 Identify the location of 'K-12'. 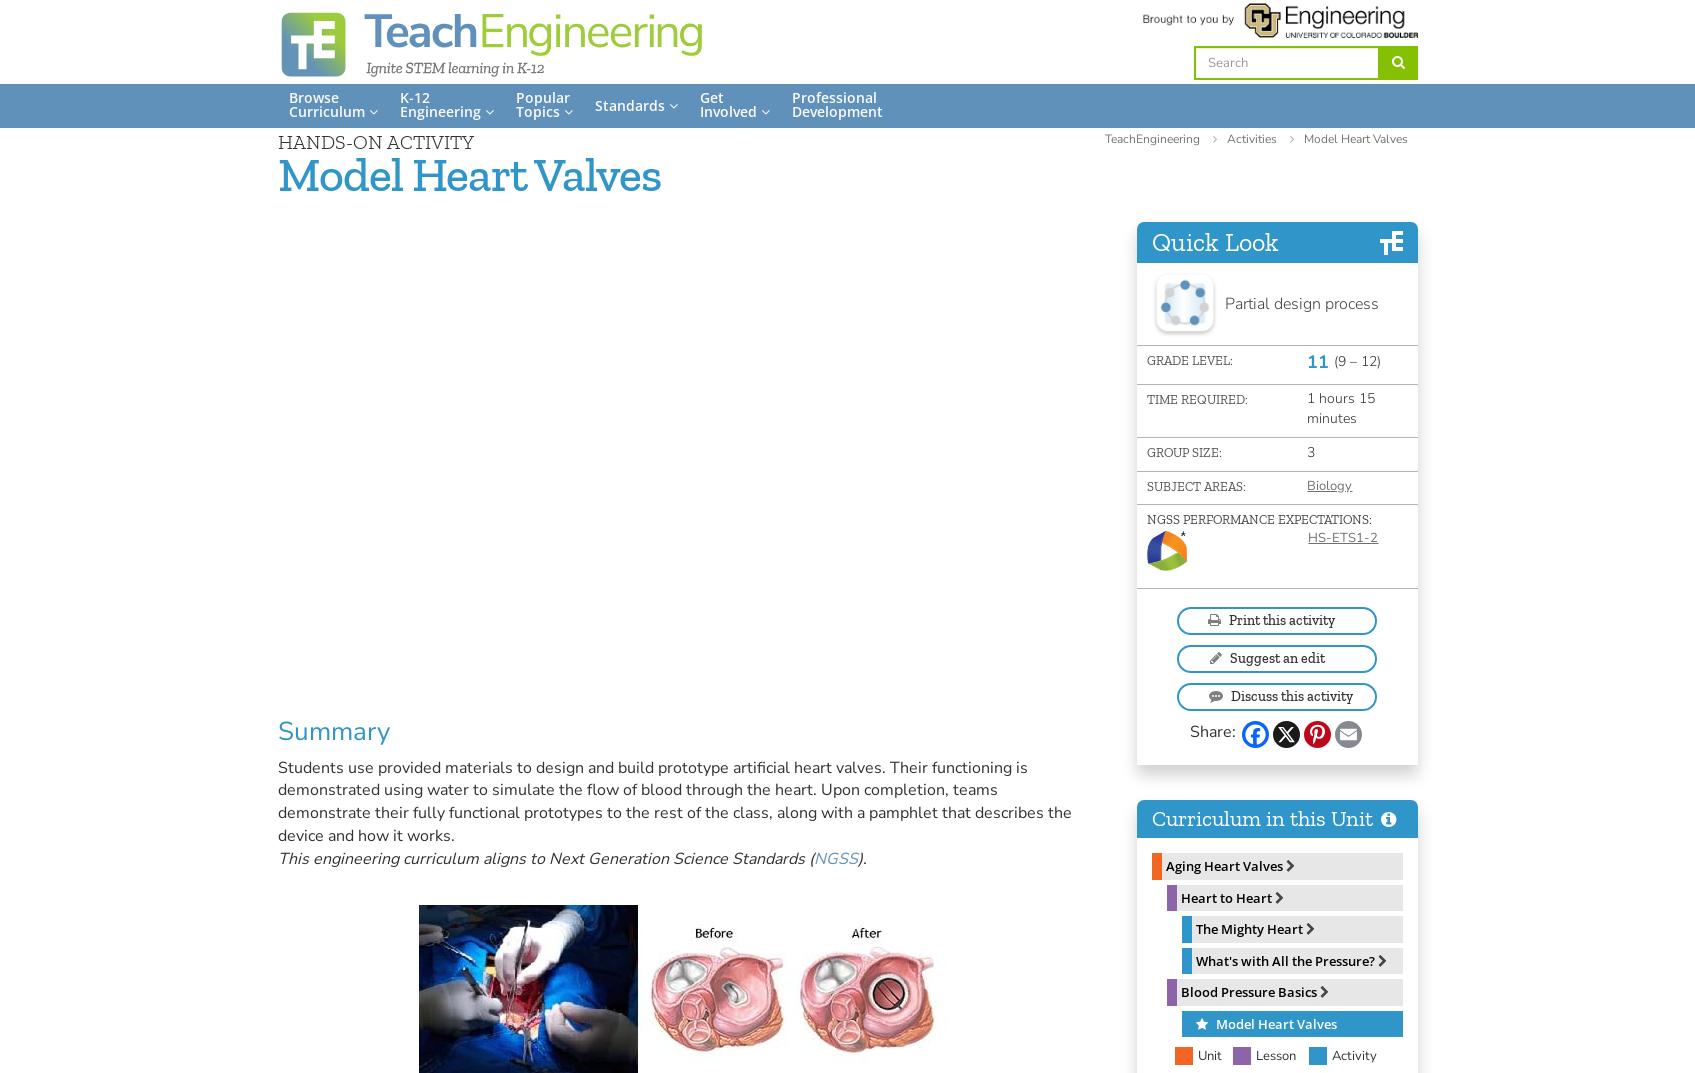
(413, 97).